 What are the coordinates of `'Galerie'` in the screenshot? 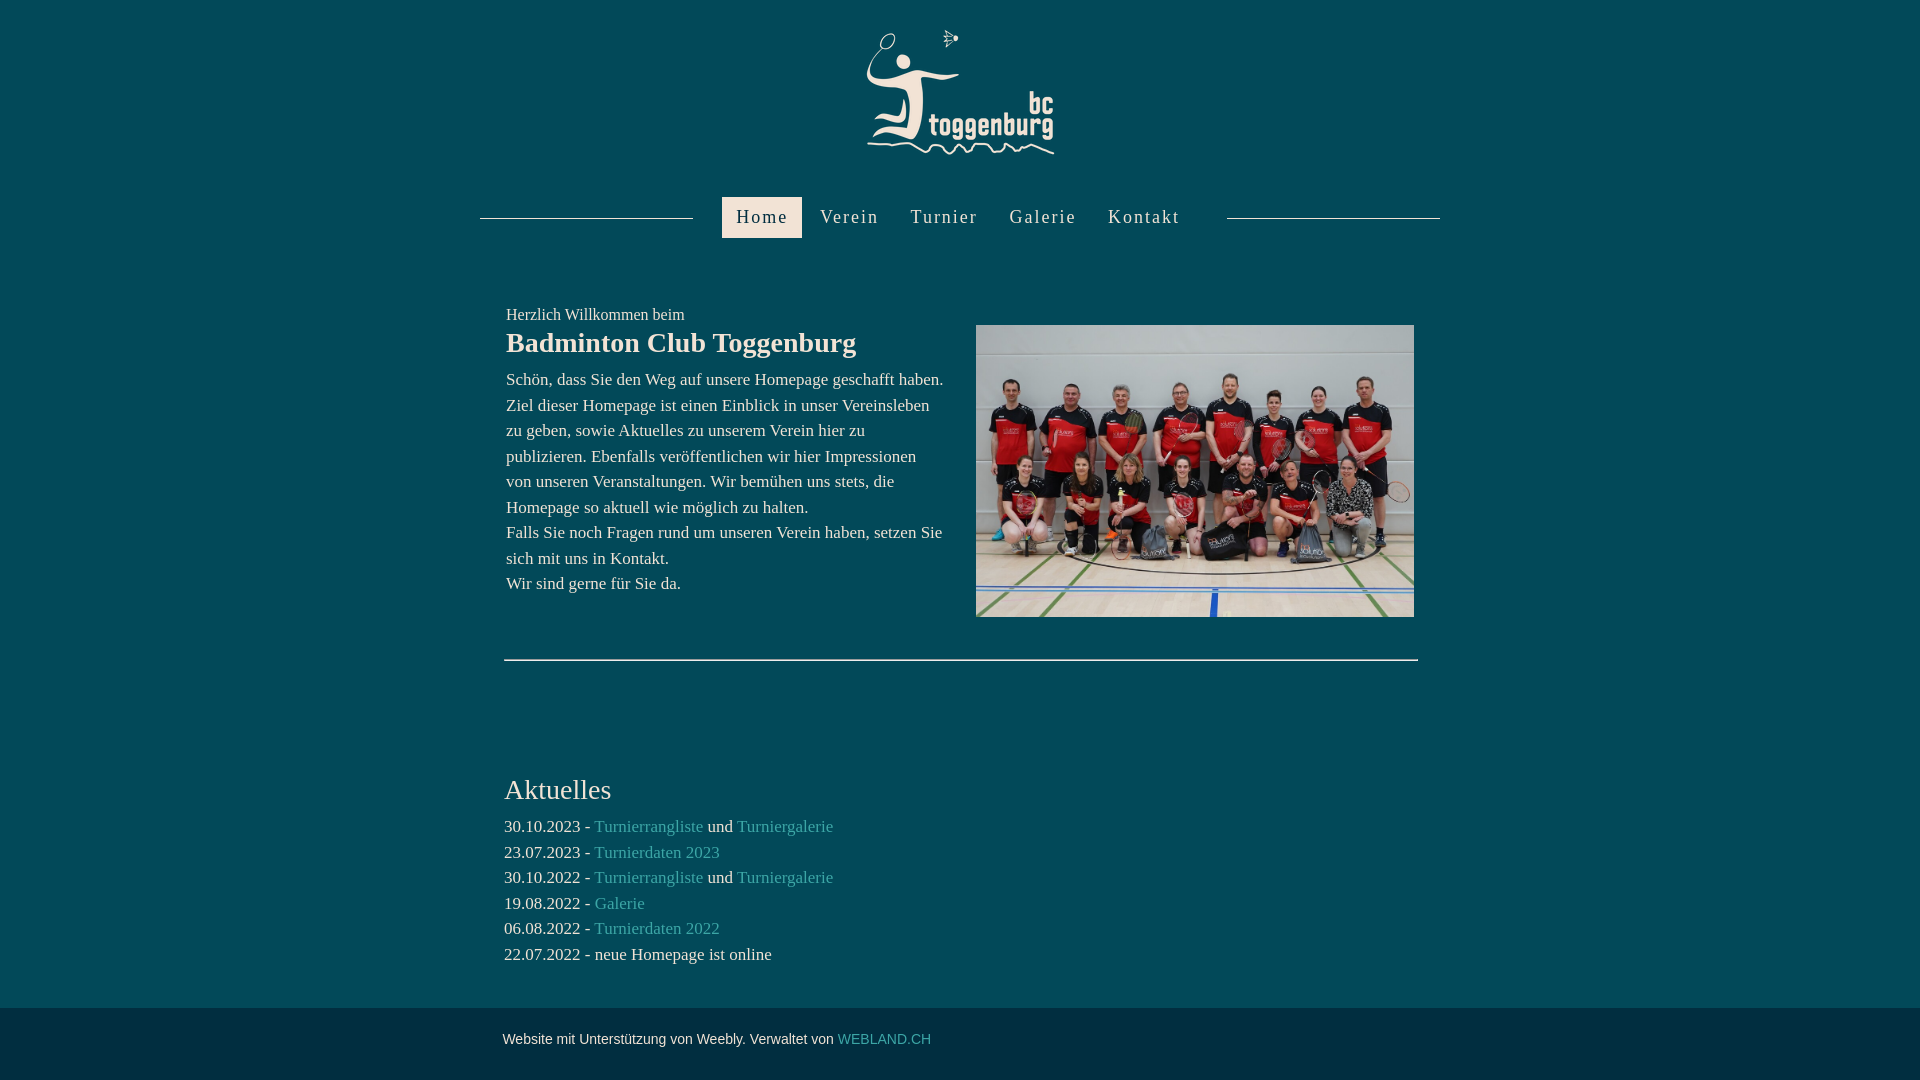 It's located at (1041, 217).